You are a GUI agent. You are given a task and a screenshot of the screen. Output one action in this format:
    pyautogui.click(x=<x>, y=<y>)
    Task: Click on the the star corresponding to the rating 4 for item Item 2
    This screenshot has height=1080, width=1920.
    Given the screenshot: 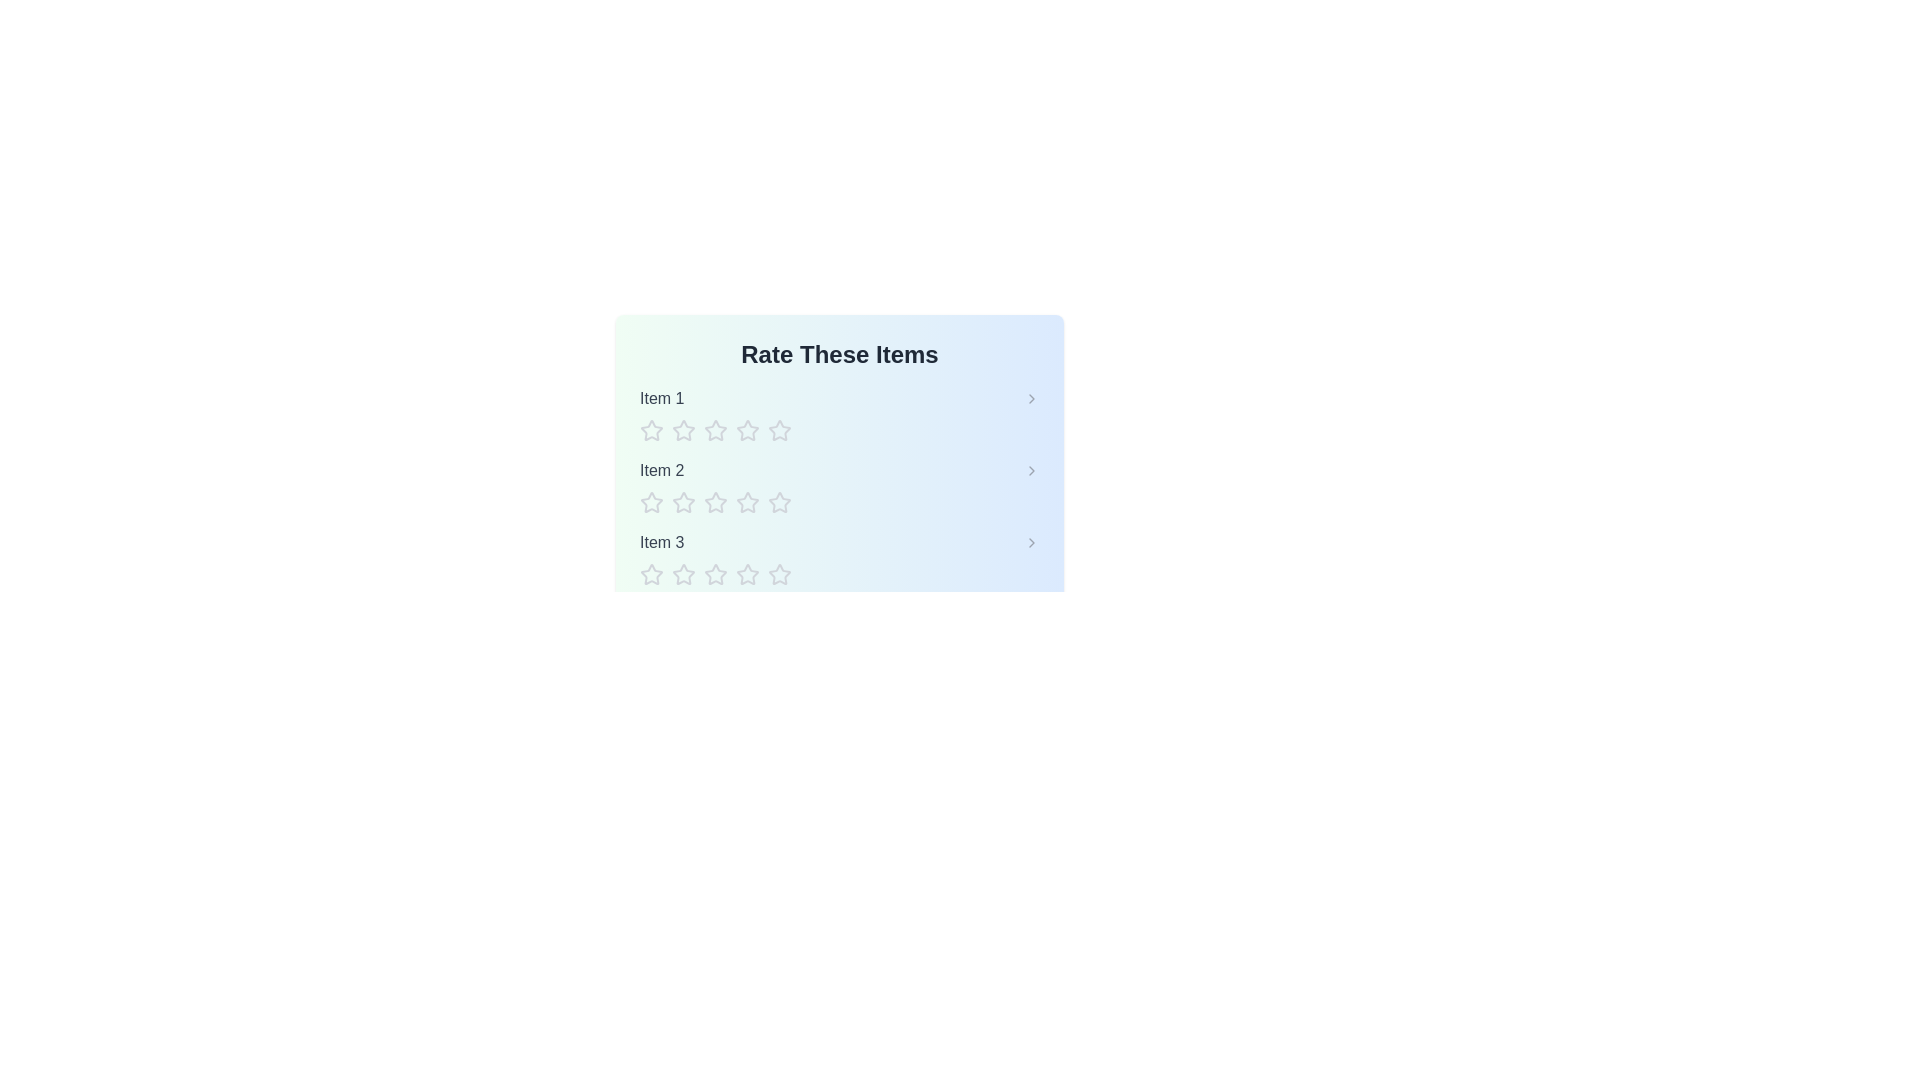 What is the action you would take?
    pyautogui.click(x=747, y=501)
    